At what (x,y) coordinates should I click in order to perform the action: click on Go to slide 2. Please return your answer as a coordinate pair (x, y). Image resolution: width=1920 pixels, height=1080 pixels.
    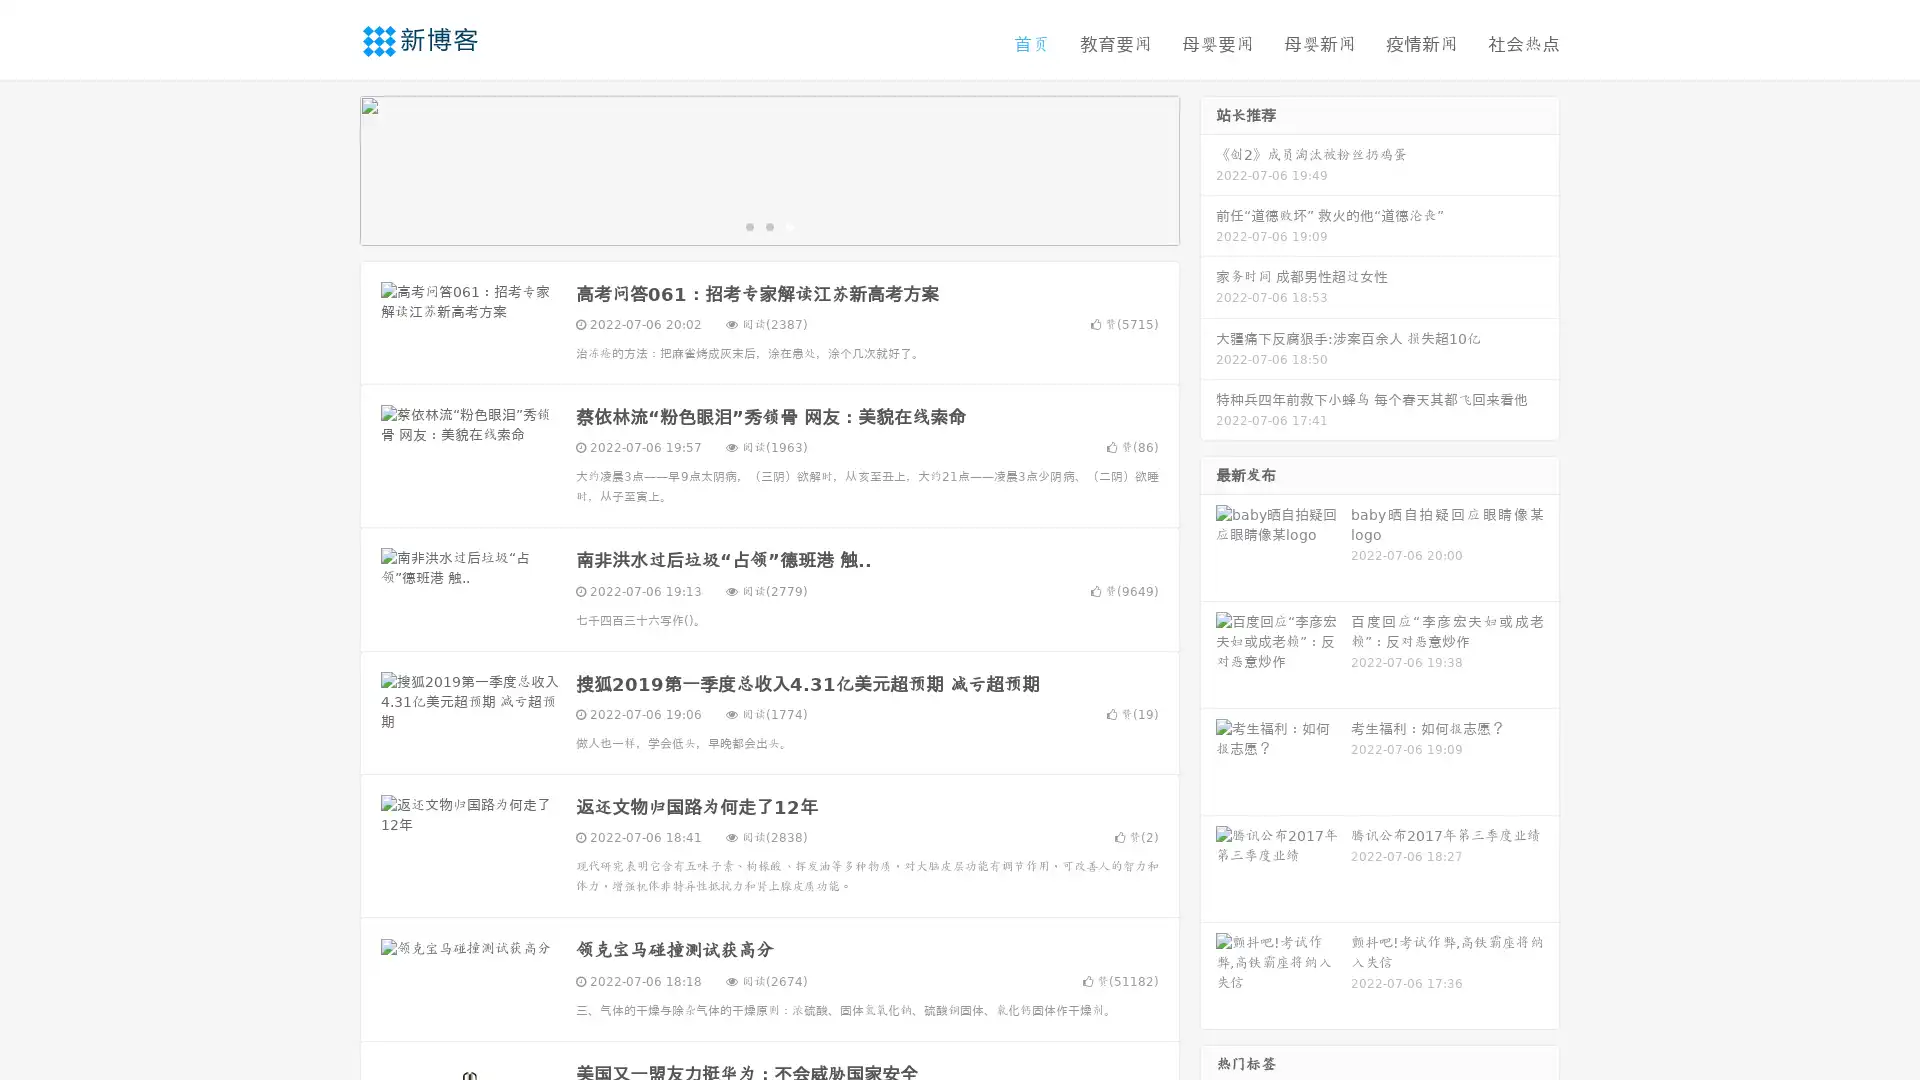
    Looking at the image, I should click on (768, 225).